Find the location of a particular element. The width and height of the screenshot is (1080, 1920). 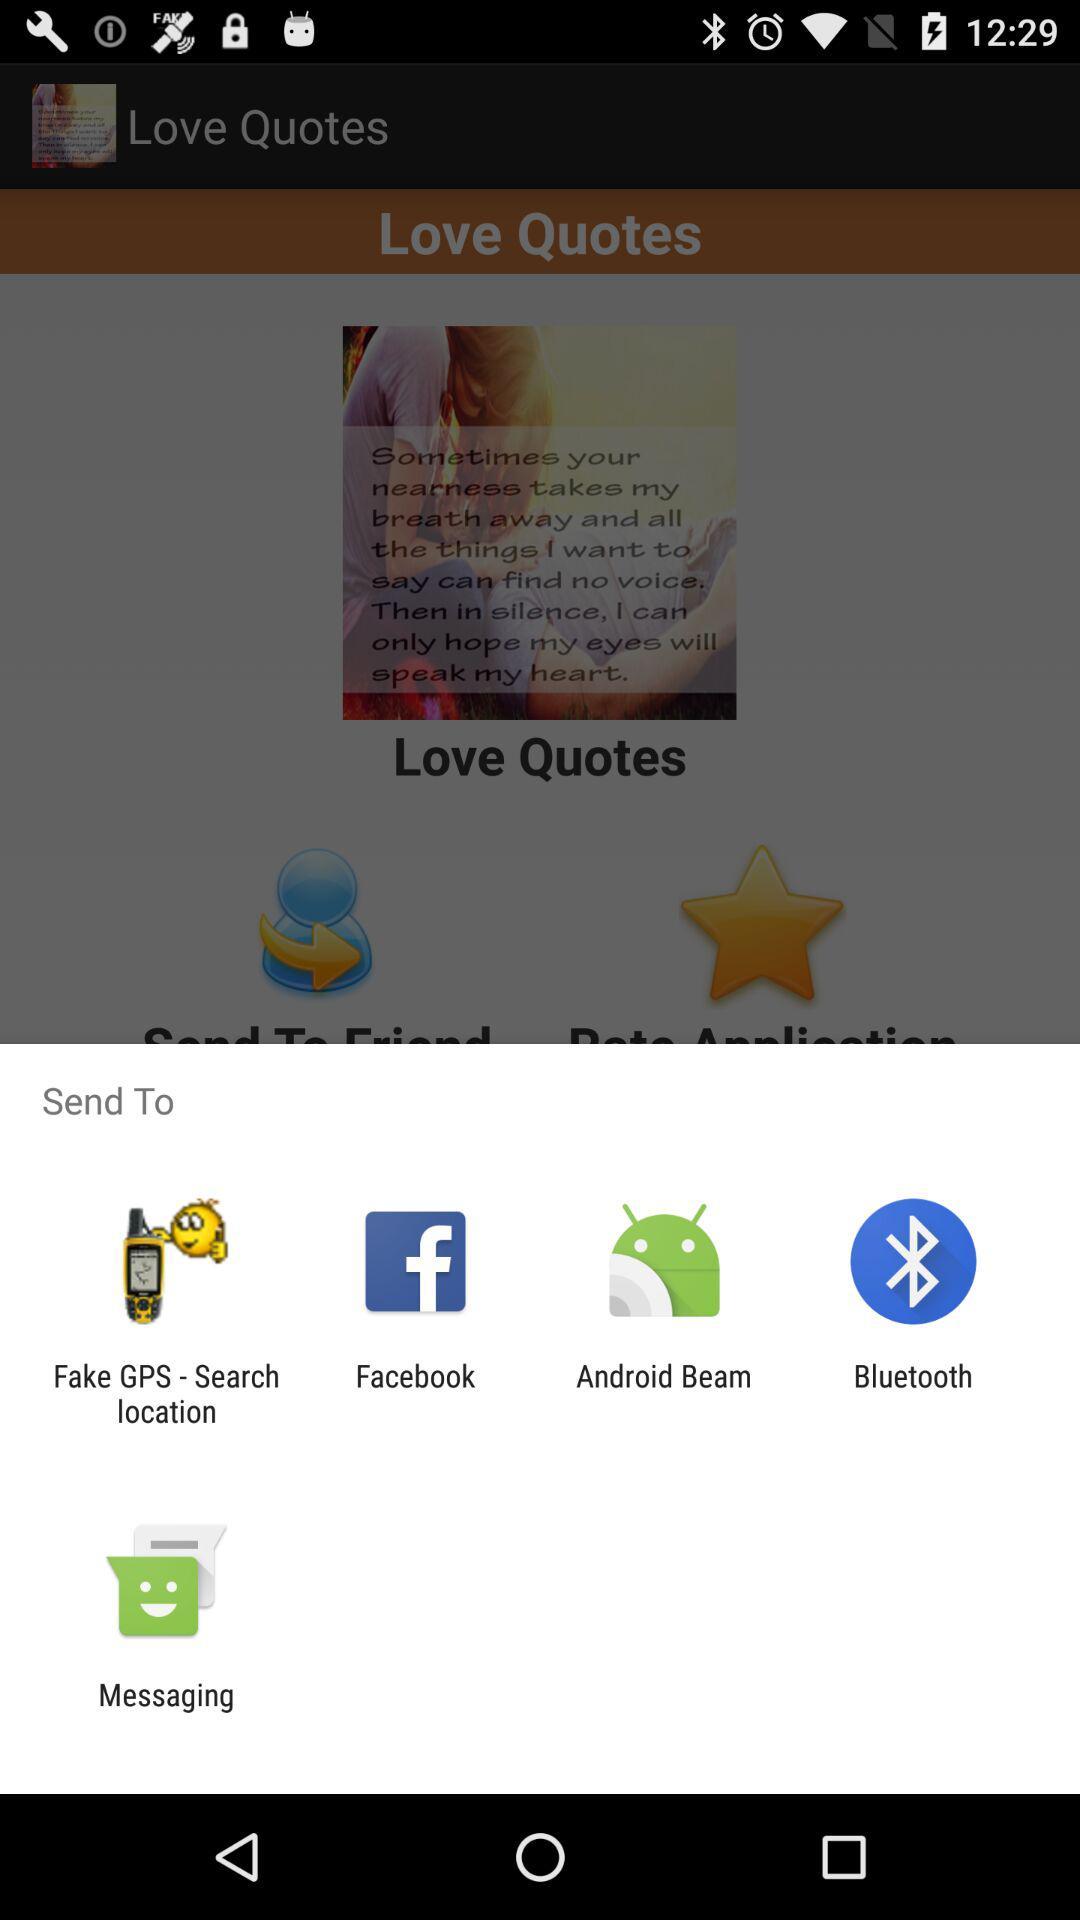

the app to the right of facebook app is located at coordinates (664, 1392).